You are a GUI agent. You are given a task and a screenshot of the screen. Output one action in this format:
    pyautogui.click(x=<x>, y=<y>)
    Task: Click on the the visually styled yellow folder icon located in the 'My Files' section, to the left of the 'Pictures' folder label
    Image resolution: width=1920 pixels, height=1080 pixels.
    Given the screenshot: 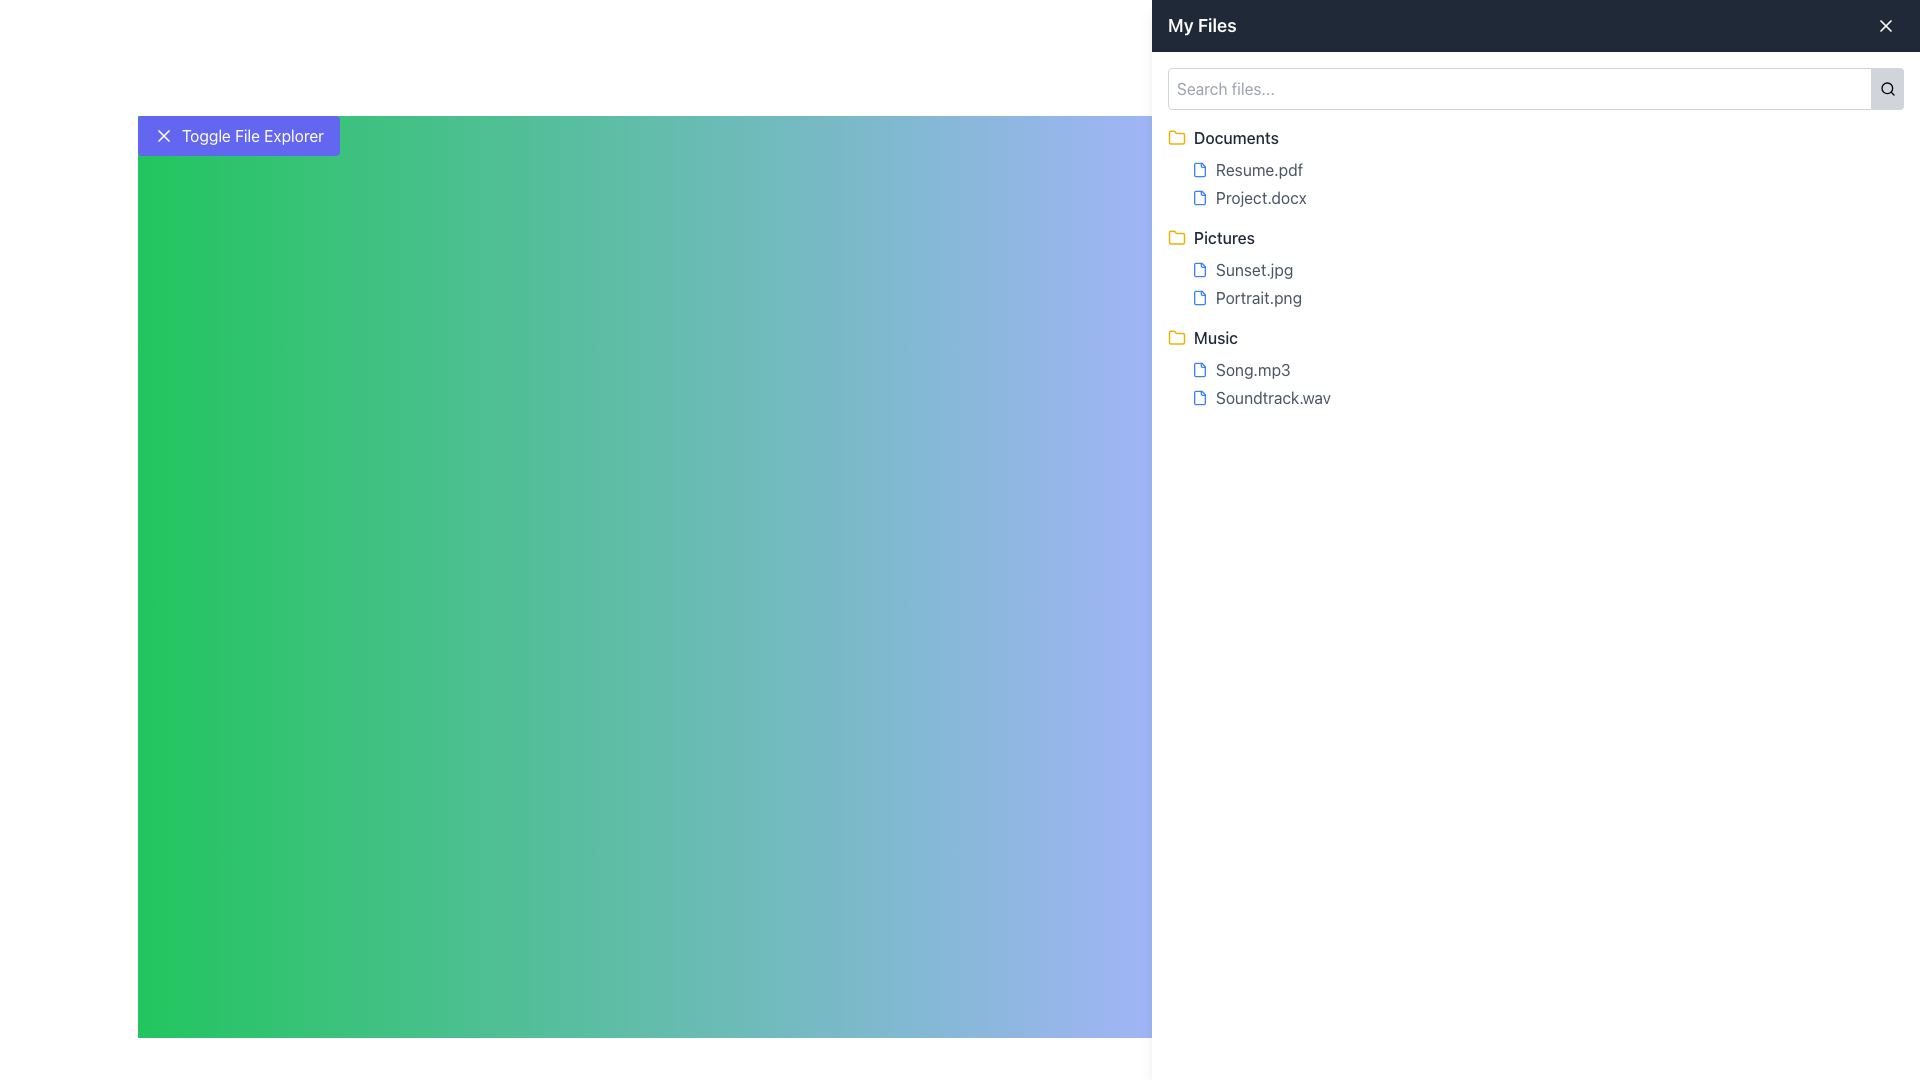 What is the action you would take?
    pyautogui.click(x=1176, y=136)
    